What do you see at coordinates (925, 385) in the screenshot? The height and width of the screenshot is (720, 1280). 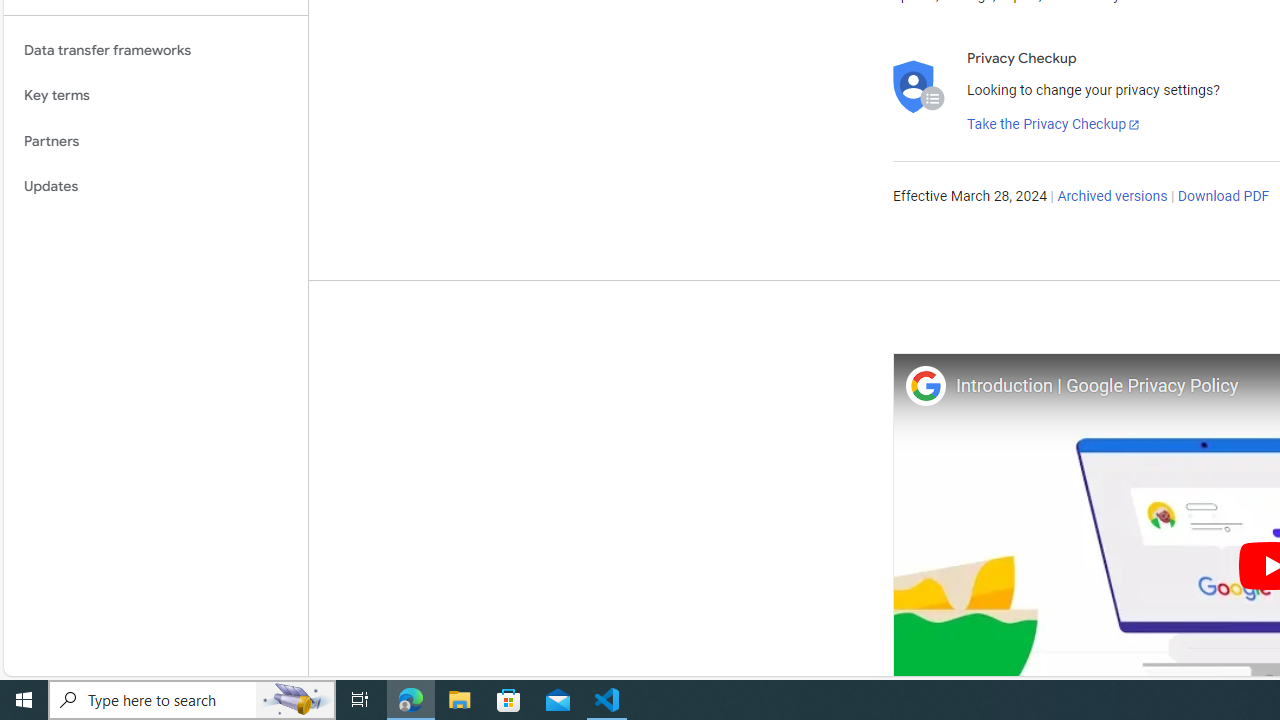 I see `'Photo image of Google'` at bounding box center [925, 385].